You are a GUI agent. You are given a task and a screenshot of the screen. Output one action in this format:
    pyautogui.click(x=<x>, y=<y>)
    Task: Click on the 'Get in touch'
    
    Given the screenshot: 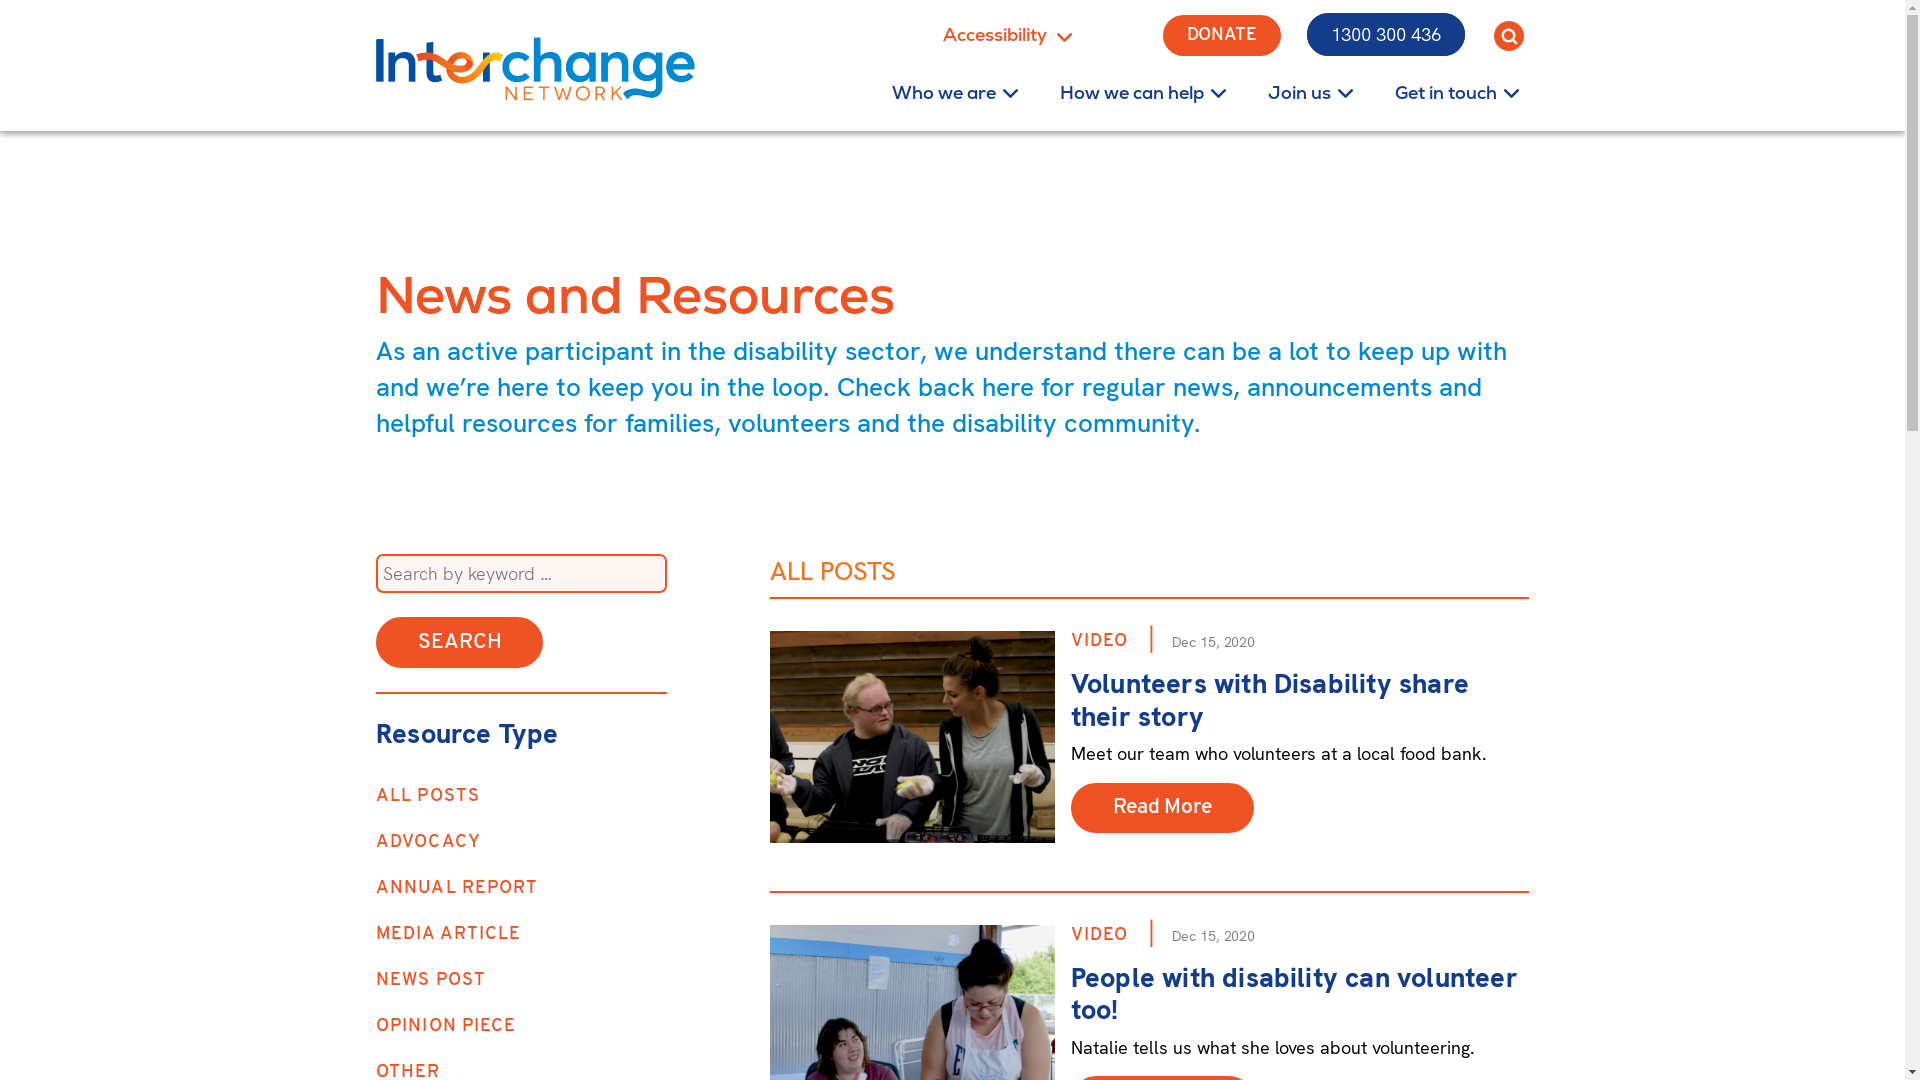 What is the action you would take?
    pyautogui.click(x=1445, y=92)
    